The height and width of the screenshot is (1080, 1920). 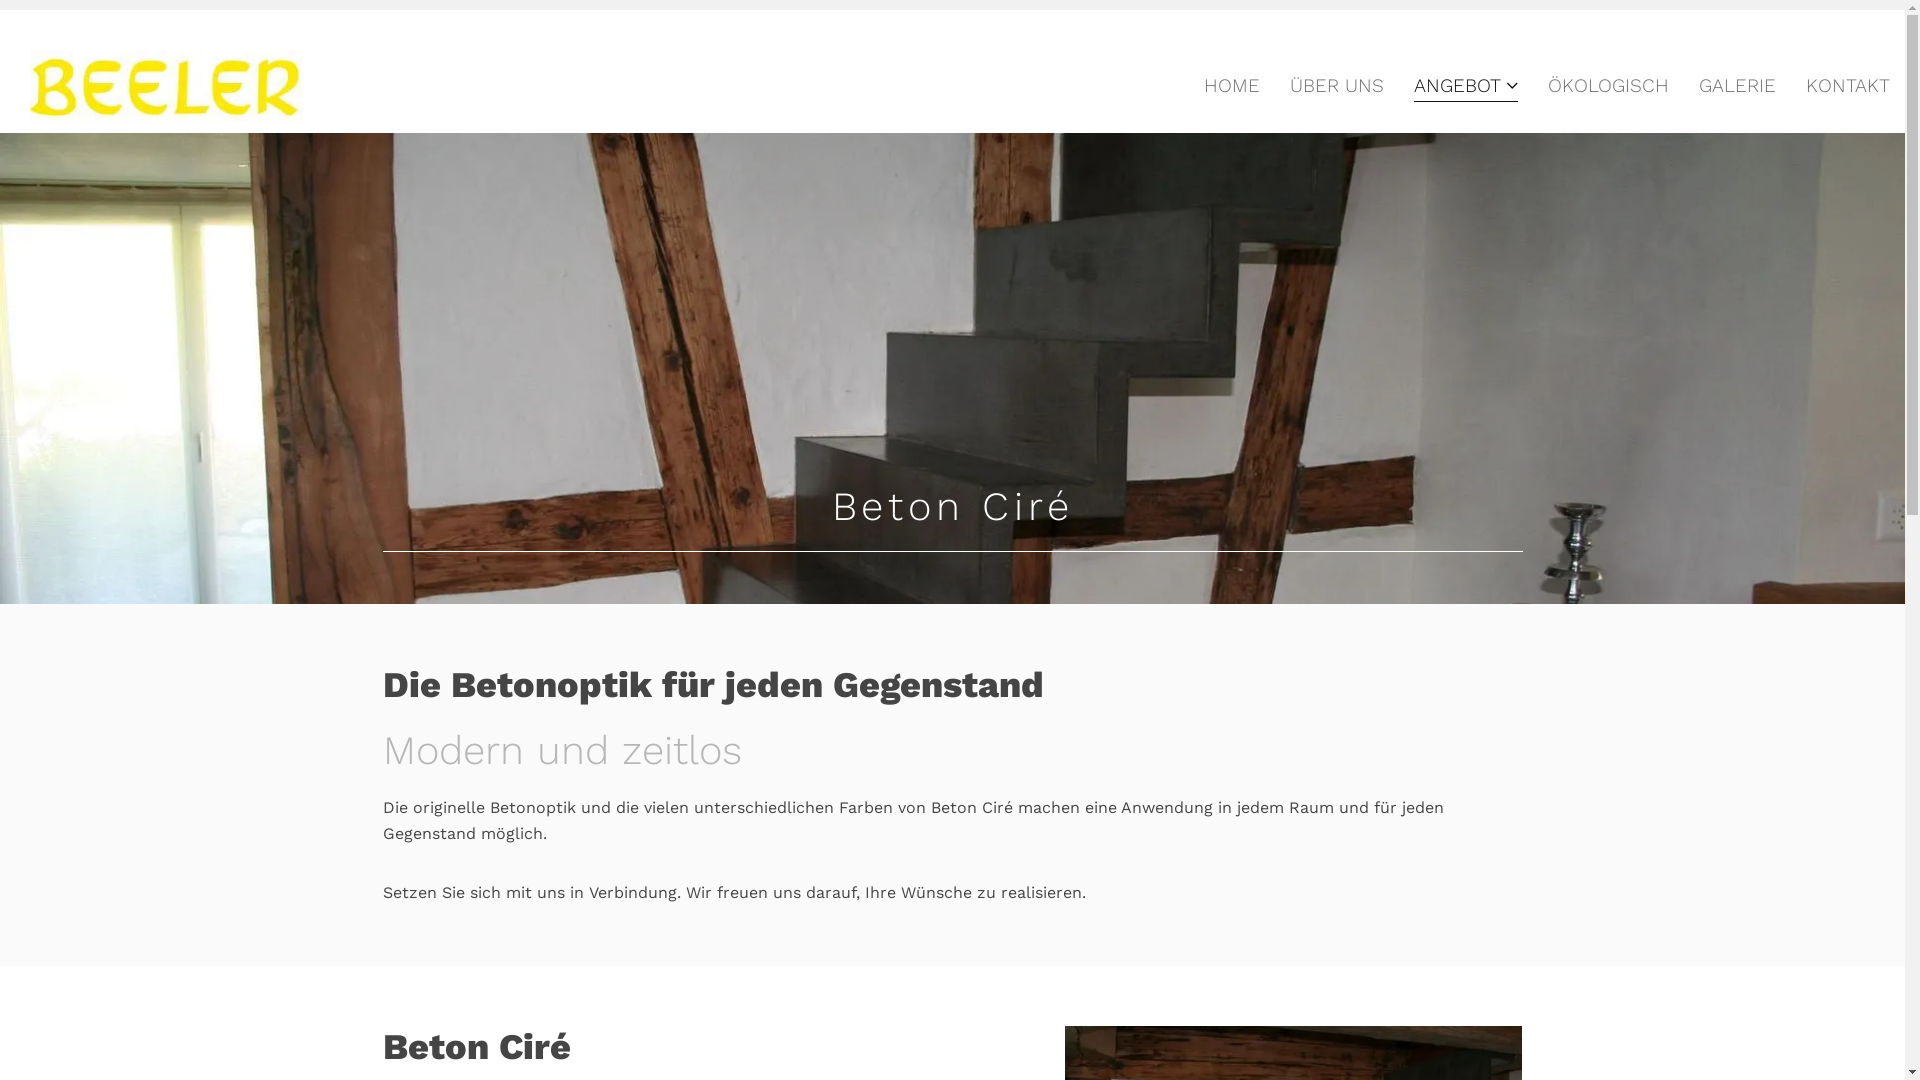 I want to click on 'ANGEBOT', so click(x=1465, y=83).